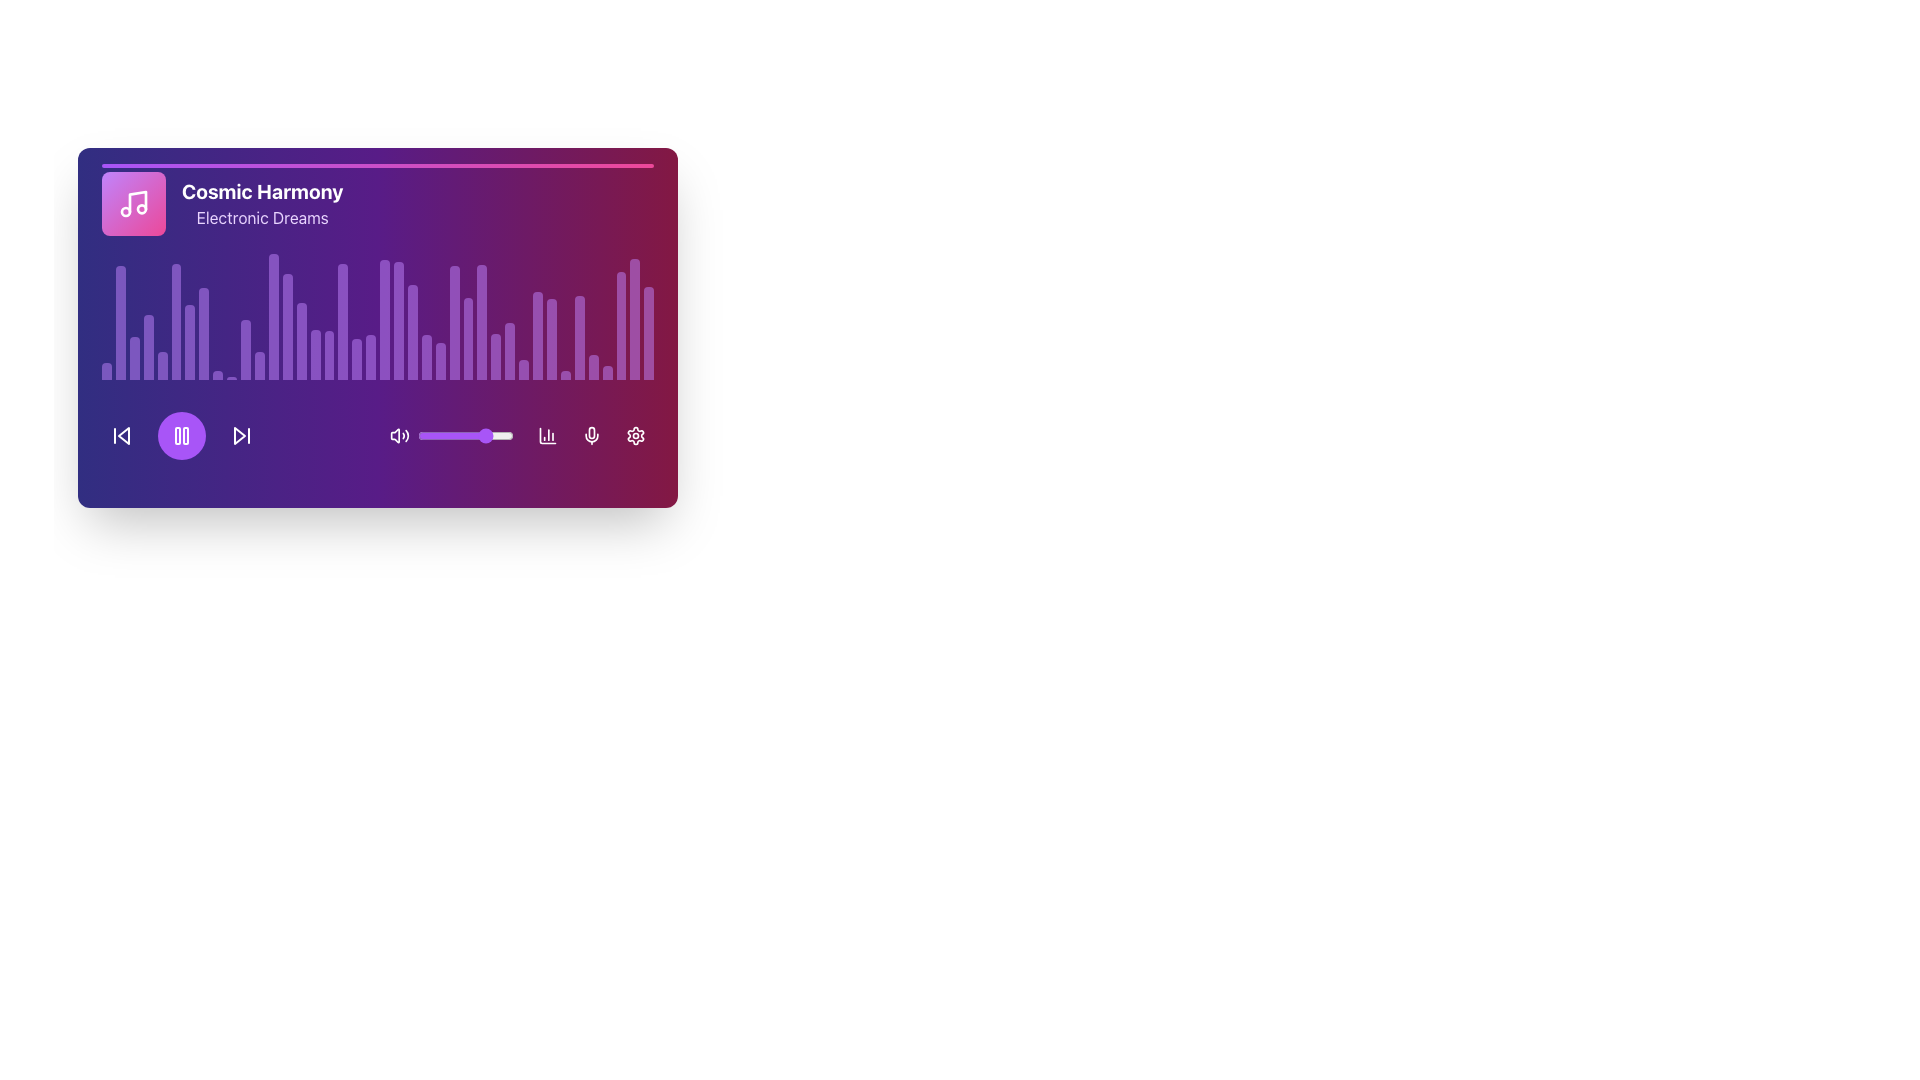 The width and height of the screenshot is (1920, 1080). I want to click on the visual sound activity visualizer located centrally below the track title 'Cosmic Harmony' and 'Electronic Dreams' in the music player interface, so click(378, 315).